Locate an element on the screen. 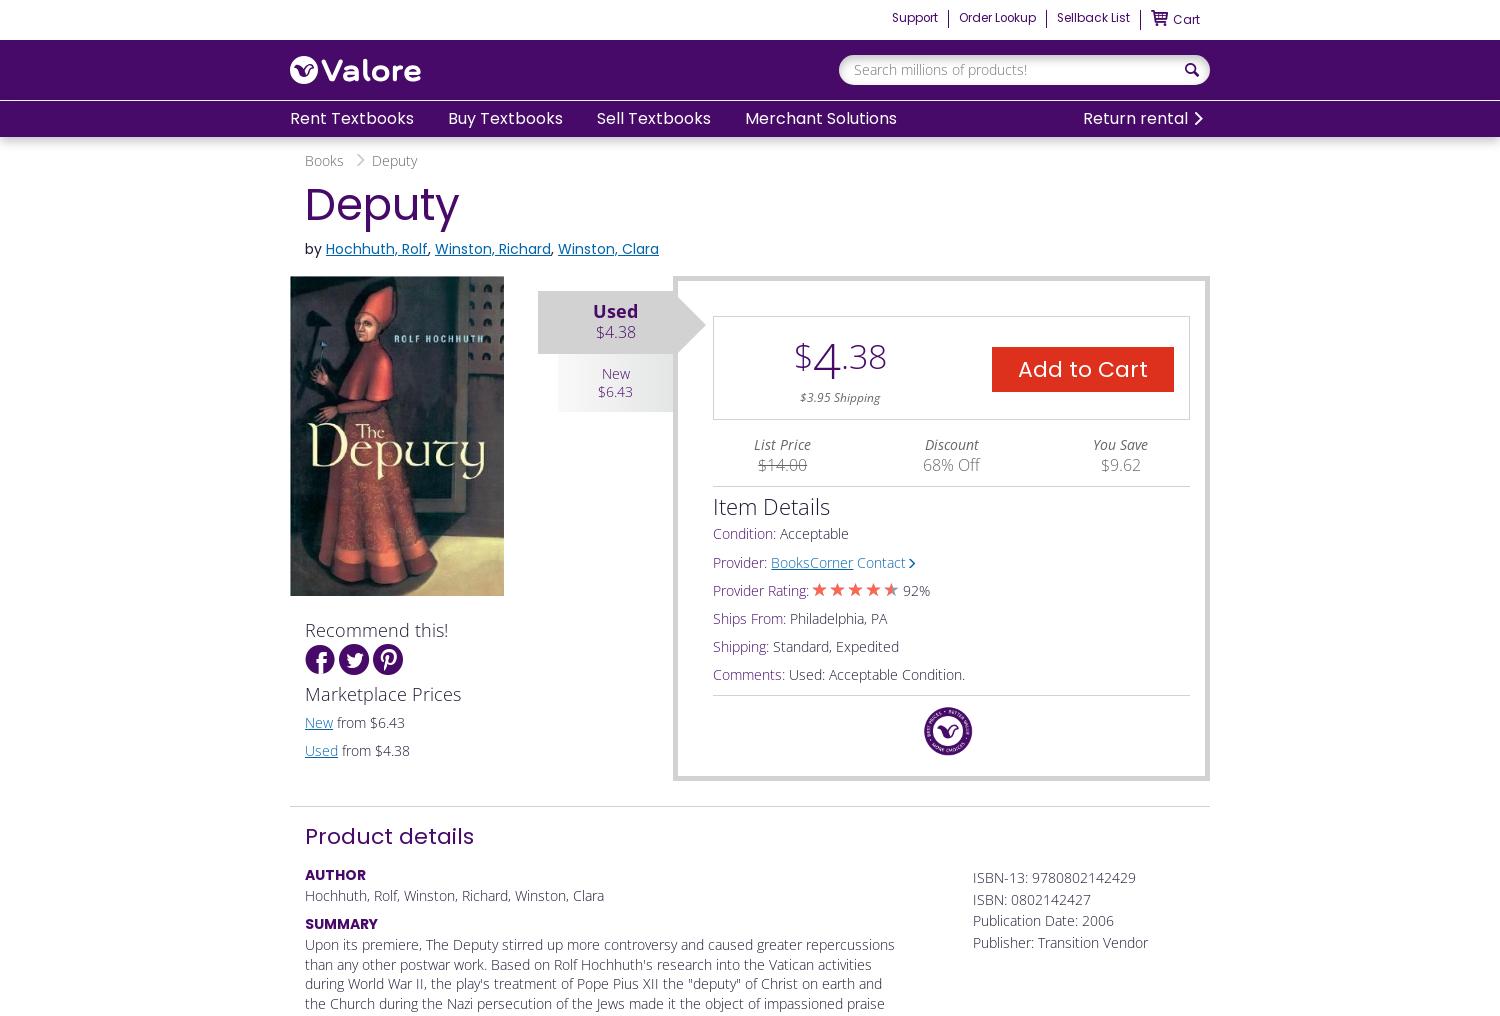  'Return rental' is located at coordinates (1134, 117).